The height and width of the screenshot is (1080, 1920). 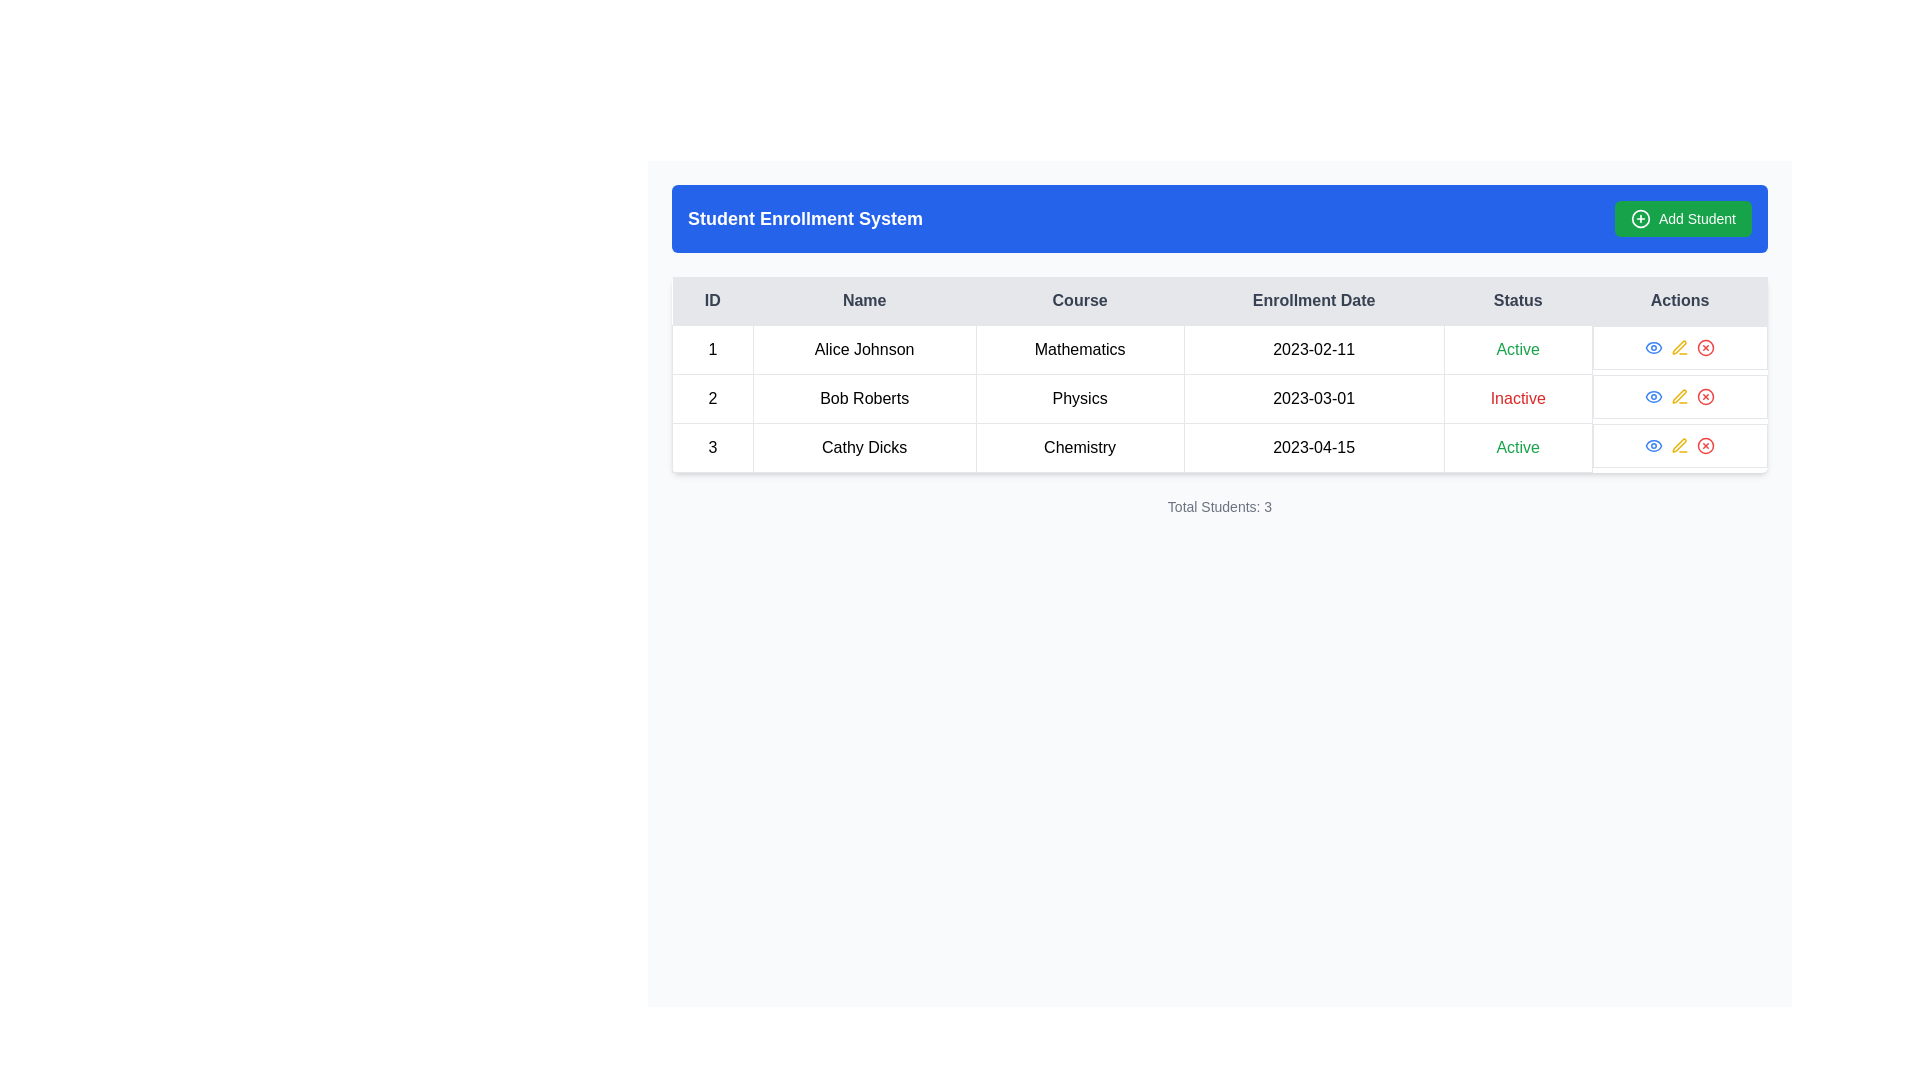 I want to click on the 'Add Student' icon located to the left of the 'Add Student' text in the green button at the upper right corner of the interface, so click(x=1641, y=219).